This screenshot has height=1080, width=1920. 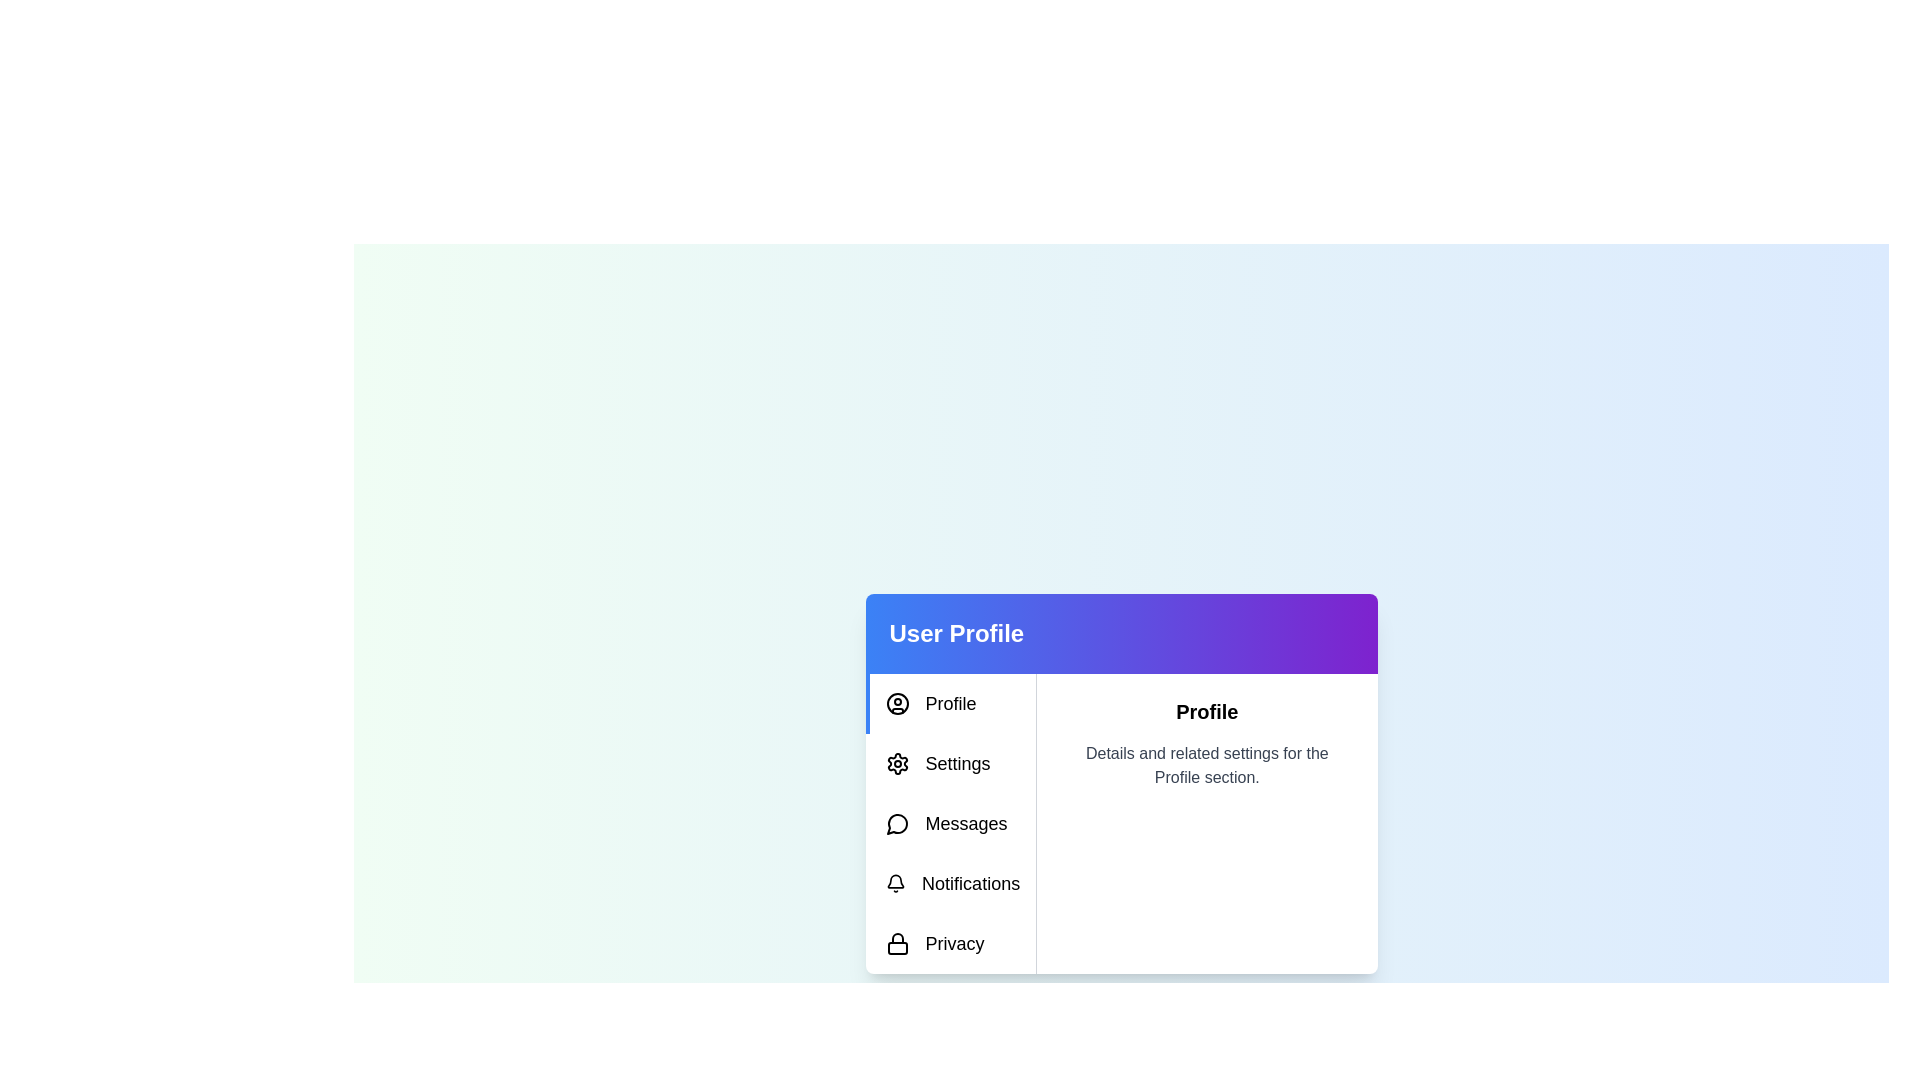 What do you see at coordinates (949, 882) in the screenshot?
I see `the tab labeled 'Notifications' to display its content` at bounding box center [949, 882].